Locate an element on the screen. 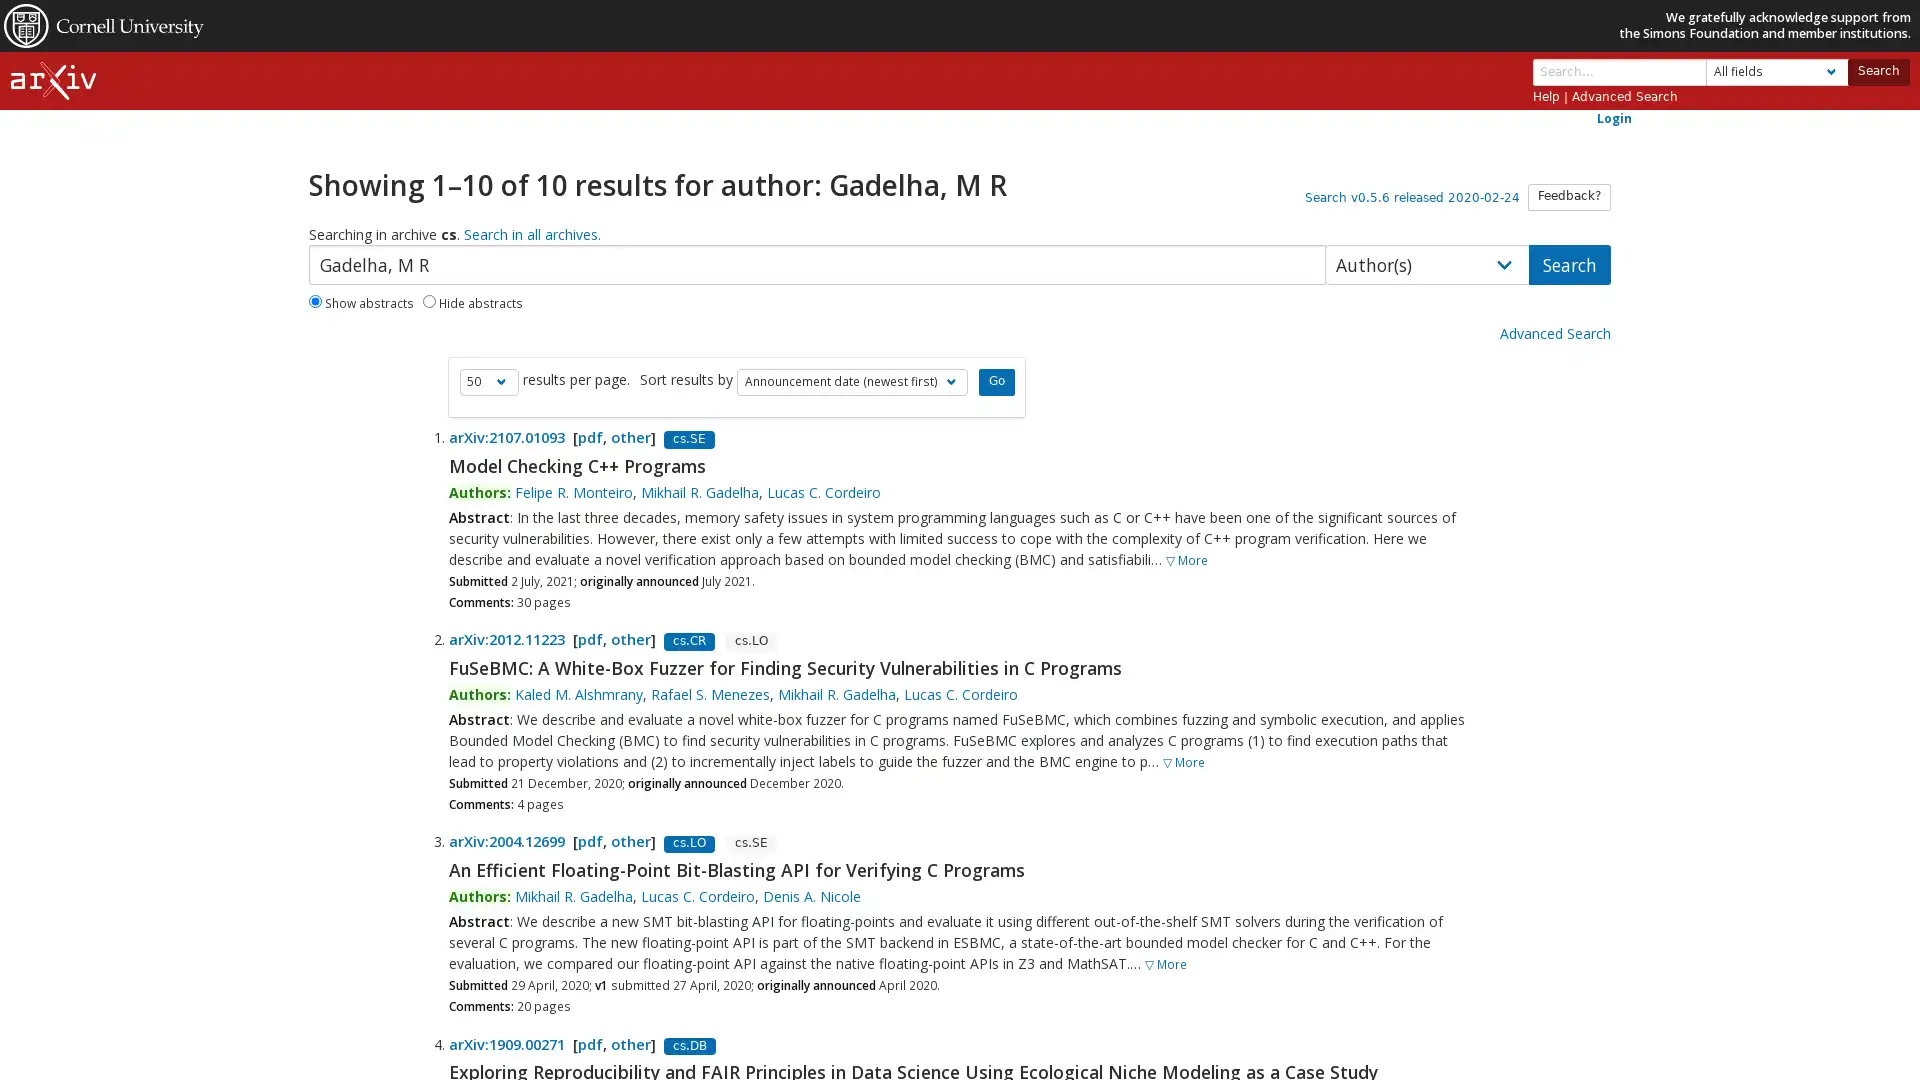 This screenshot has height=1080, width=1920. Feedback? is located at coordinates (1568, 196).